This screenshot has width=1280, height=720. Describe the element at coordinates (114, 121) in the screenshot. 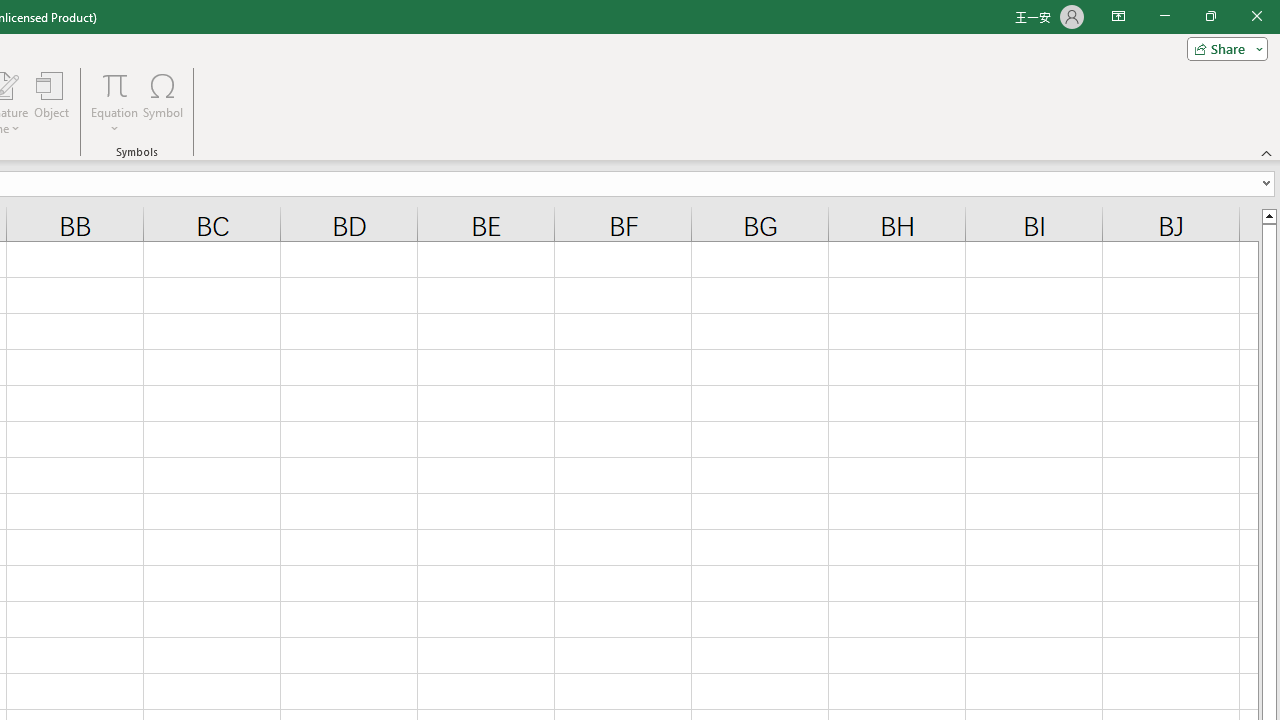

I see `'More Options'` at that location.